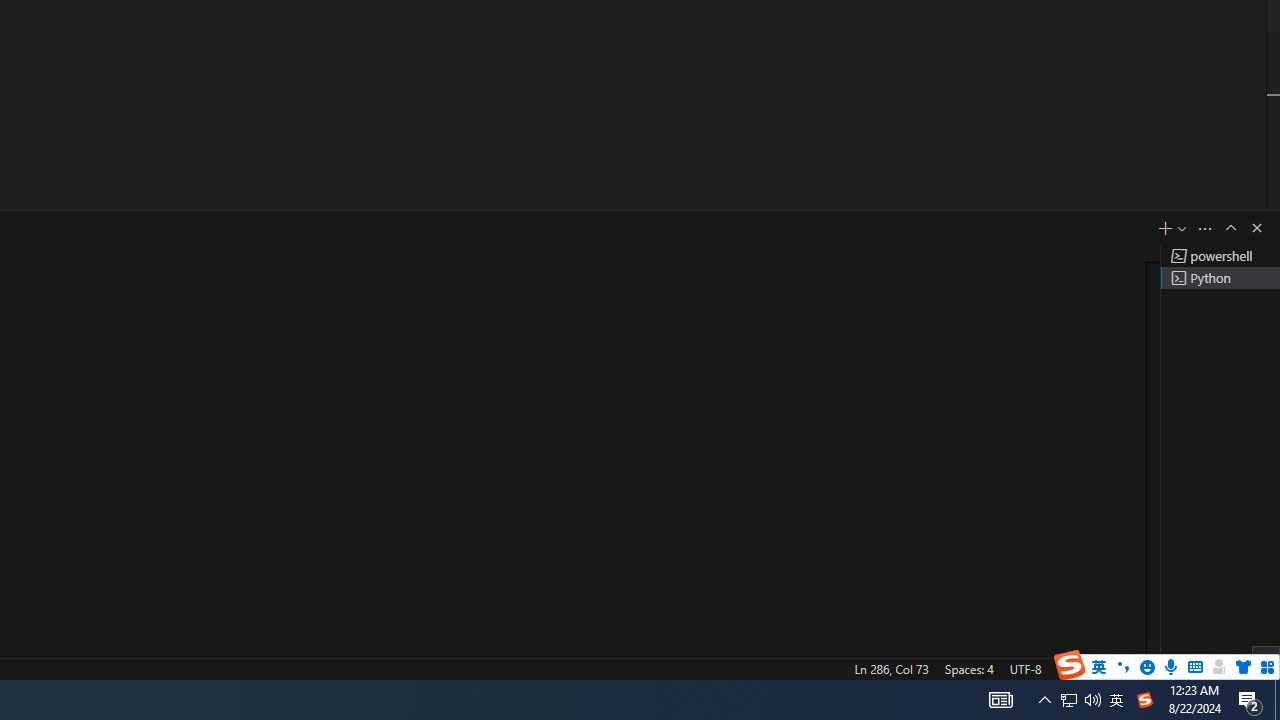  What do you see at coordinates (890, 668) in the screenshot?
I see `'Ln 286, Col 73'` at bounding box center [890, 668].